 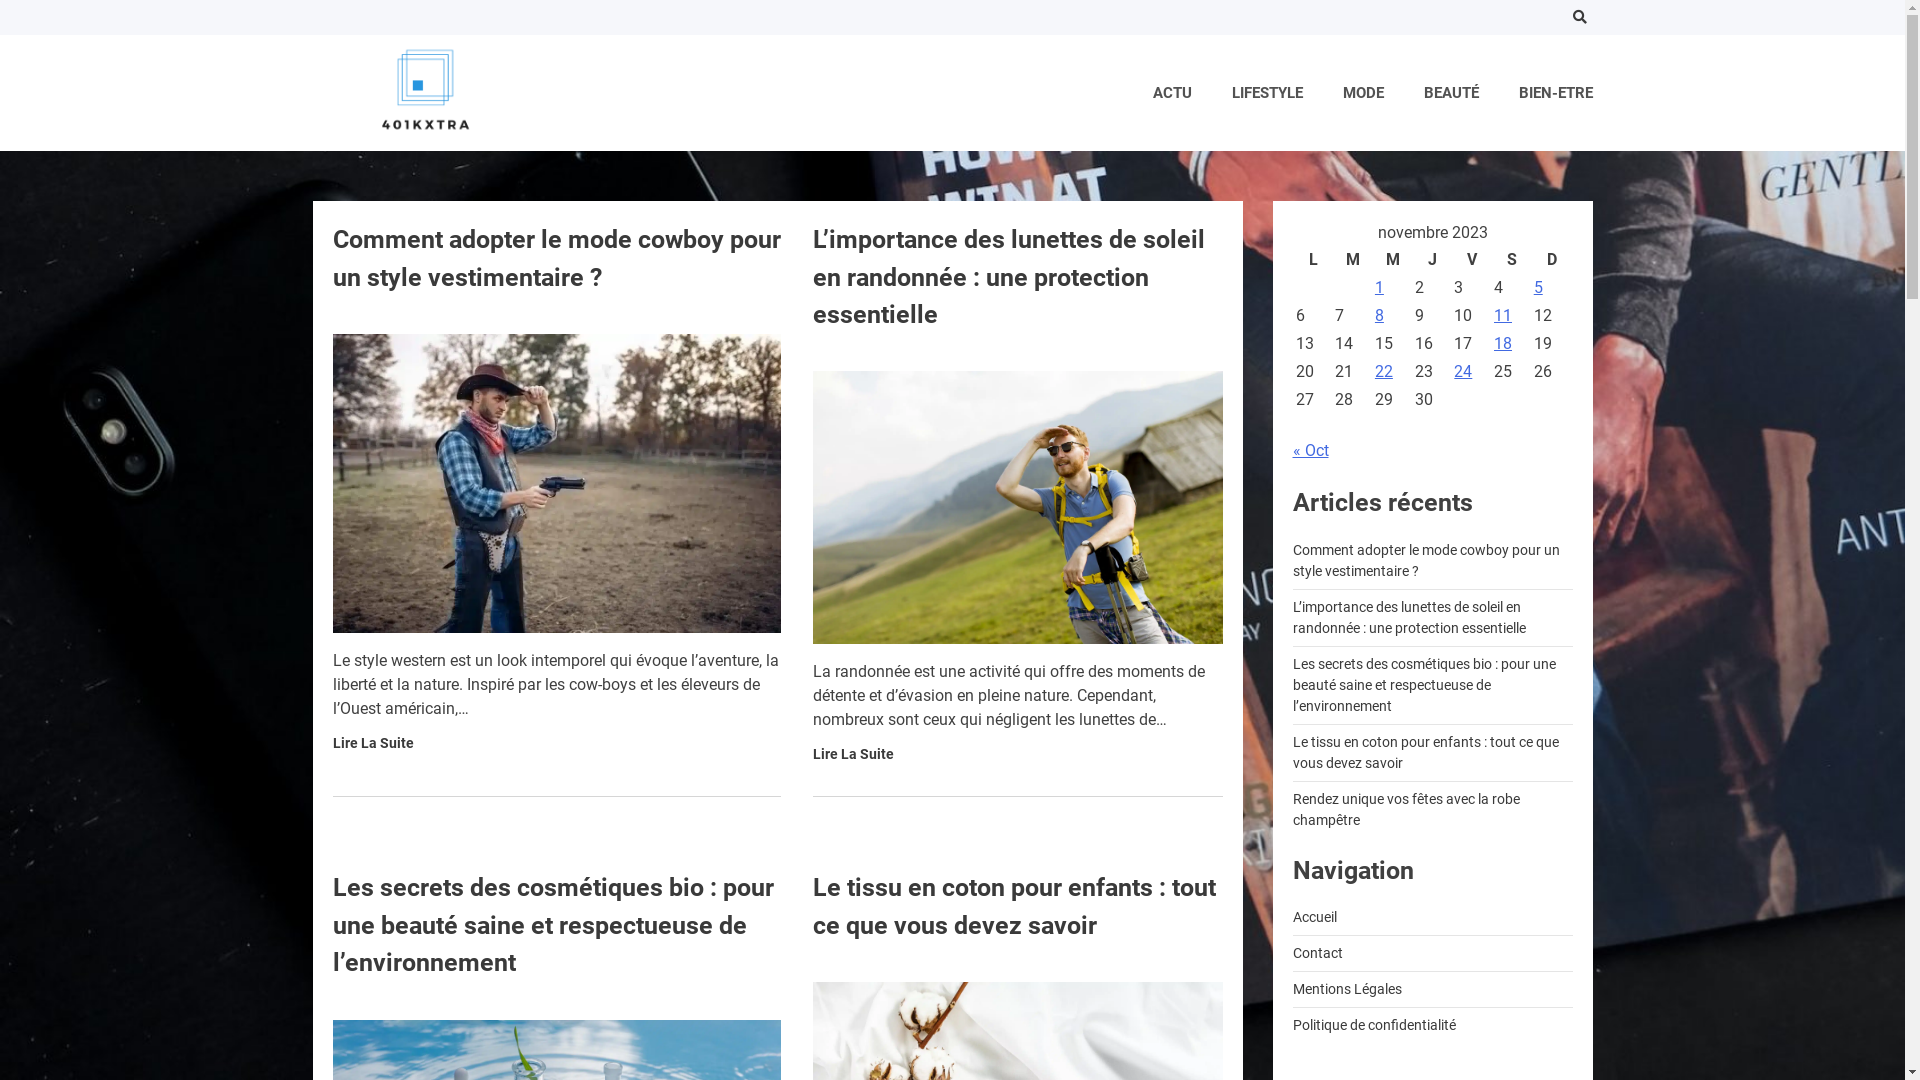 I want to click on 'ACTU', so click(x=1171, y=93).